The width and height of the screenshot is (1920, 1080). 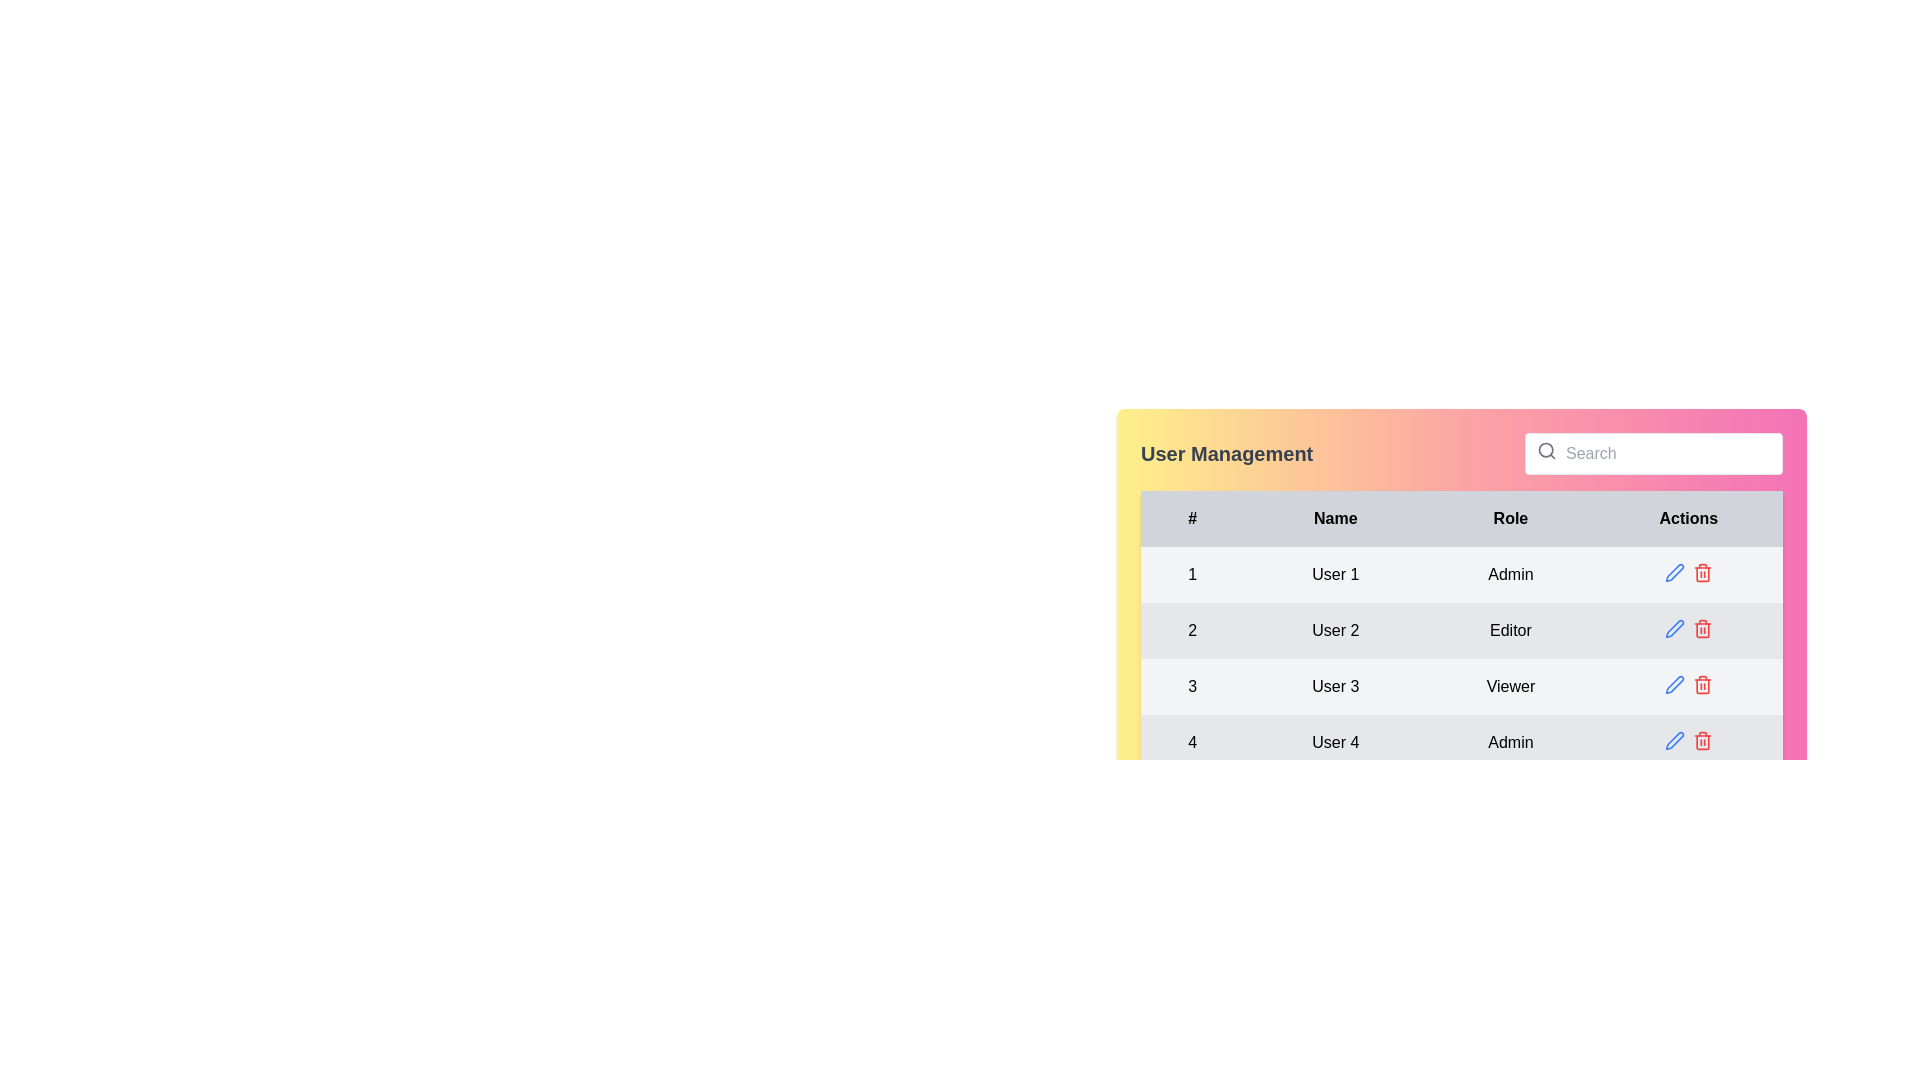 I want to click on the text label indicating the role assigned to 'User 3' in the user management table, located in the third row under the 'Role' column, so click(x=1510, y=685).